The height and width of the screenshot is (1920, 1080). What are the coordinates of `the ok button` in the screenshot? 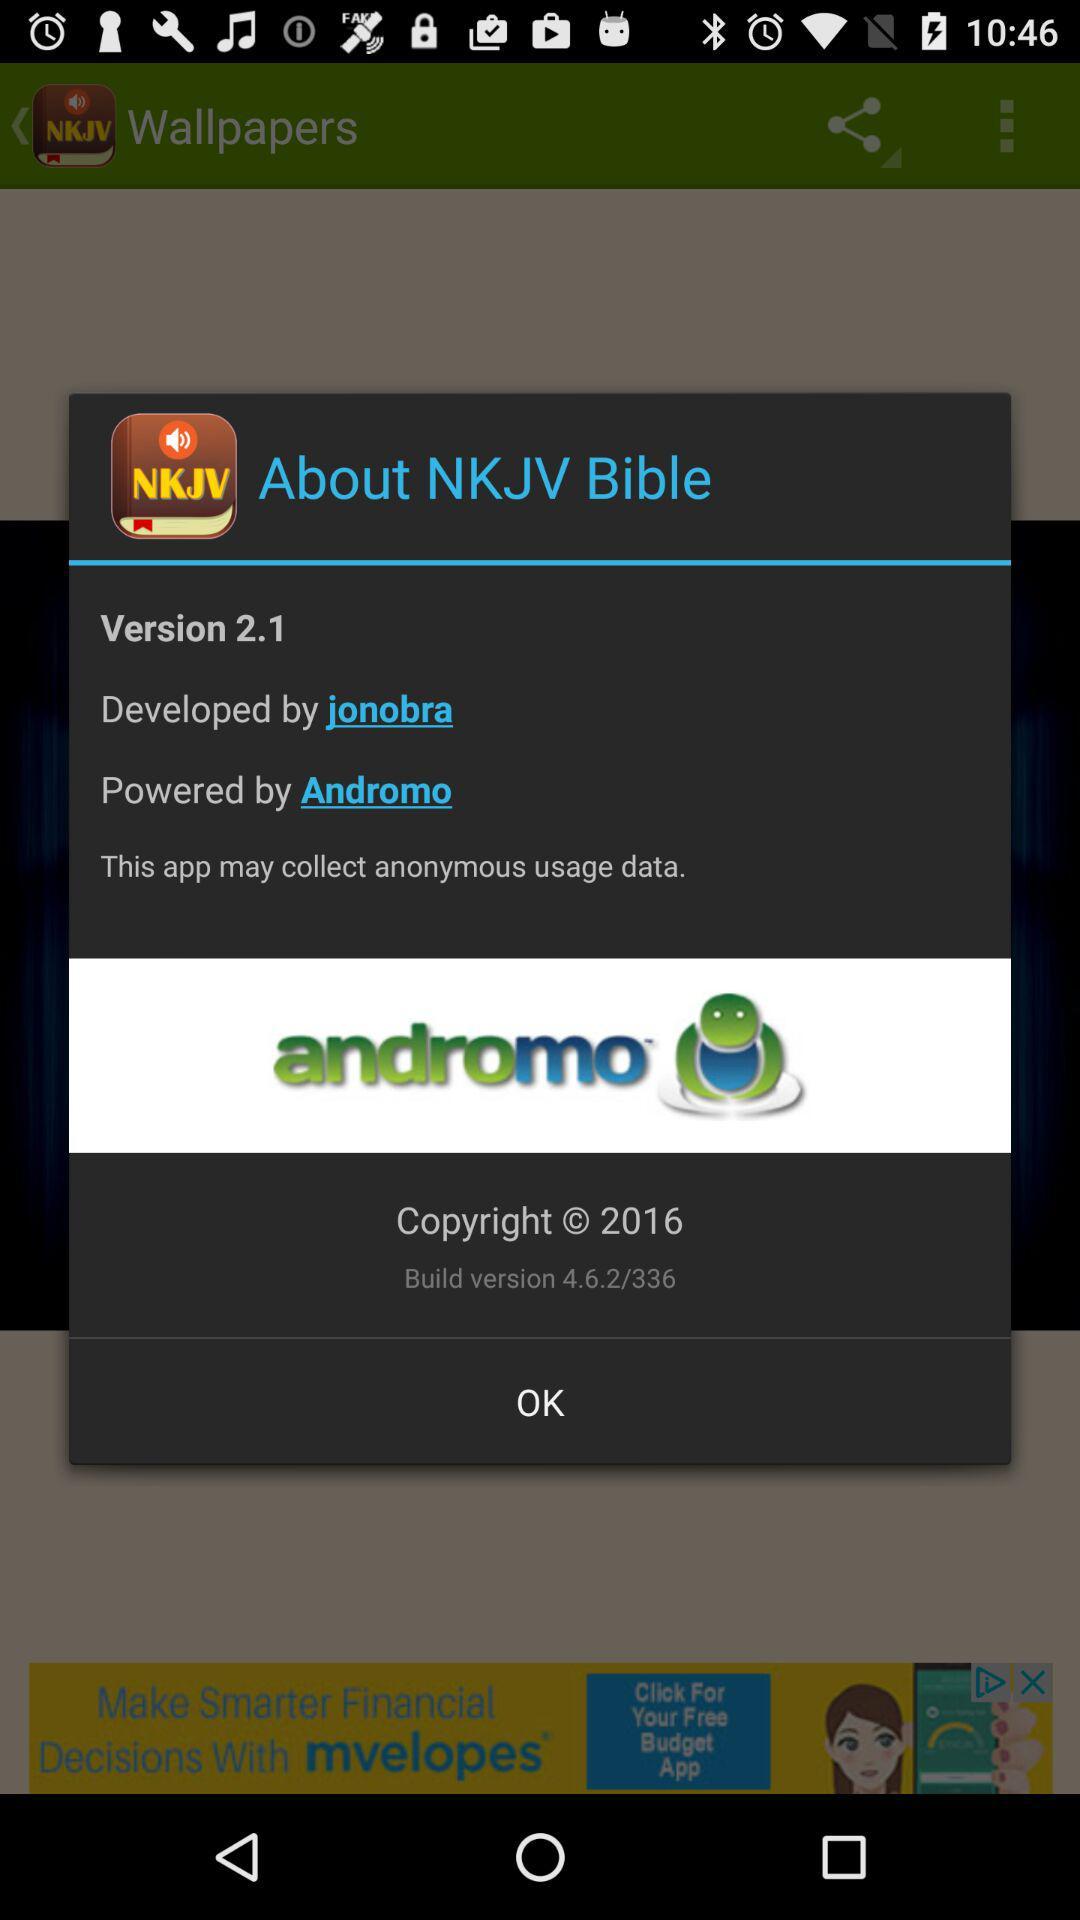 It's located at (540, 1400).